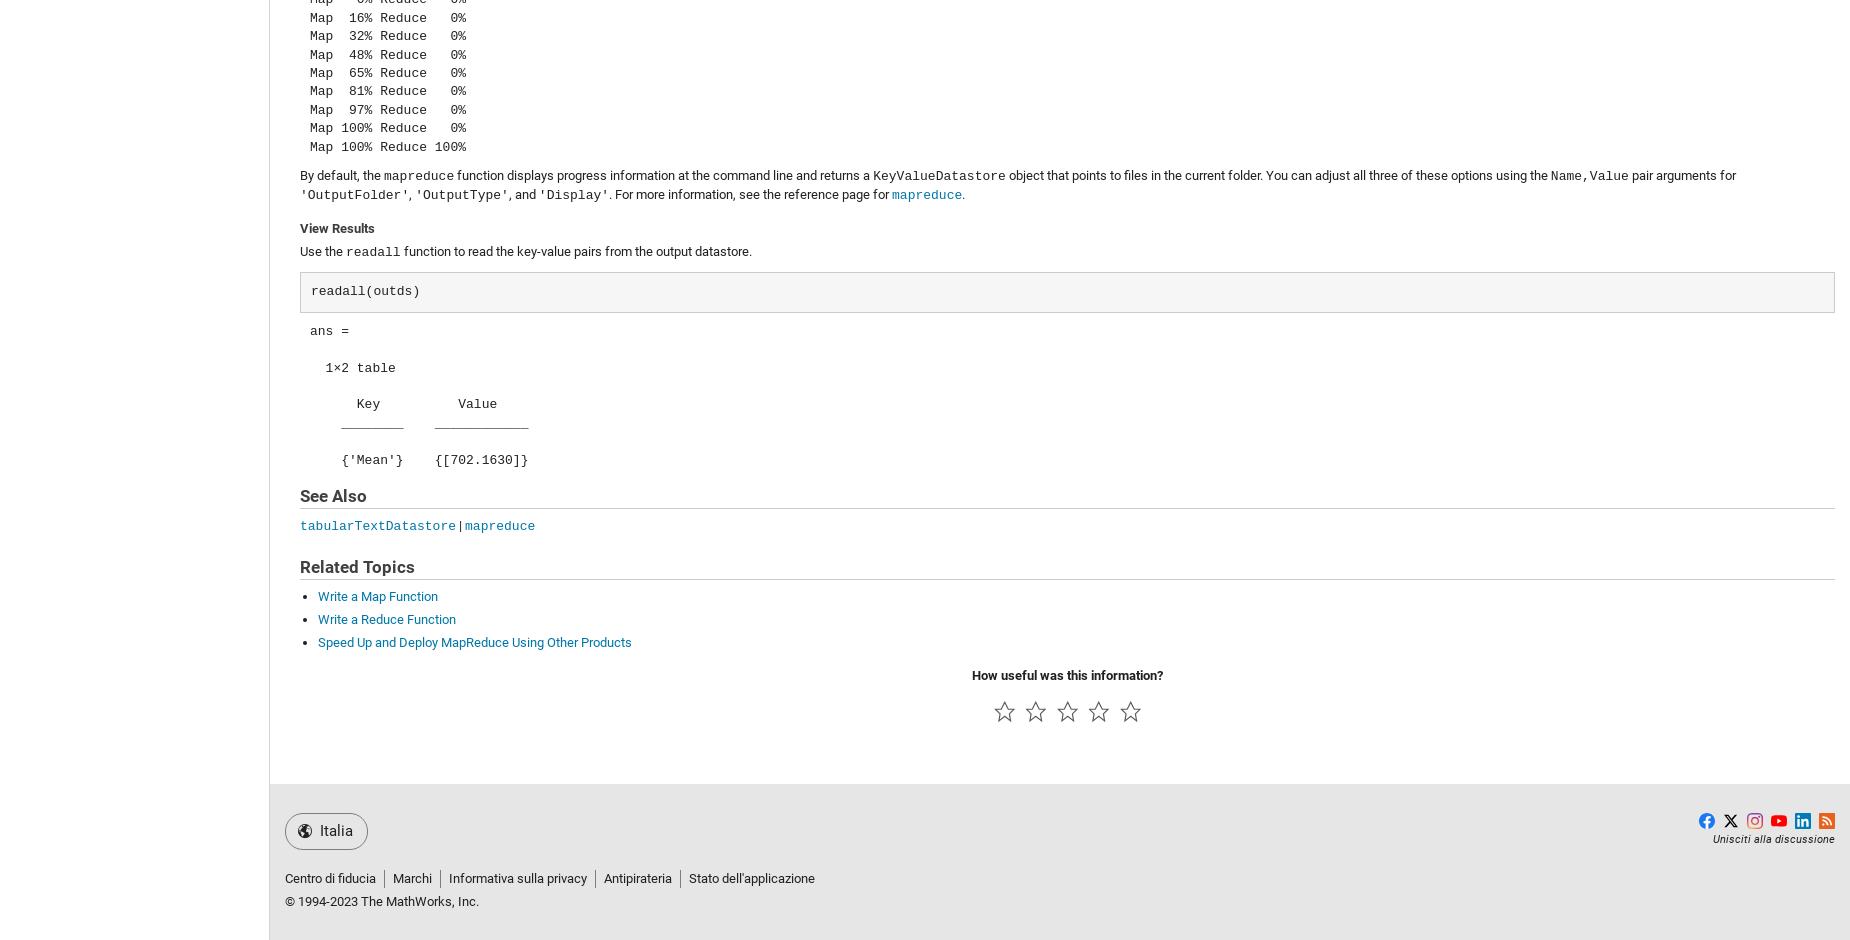 This screenshot has width=1850, height=940. I want to click on 'How useful was this information?', so click(1066, 674).